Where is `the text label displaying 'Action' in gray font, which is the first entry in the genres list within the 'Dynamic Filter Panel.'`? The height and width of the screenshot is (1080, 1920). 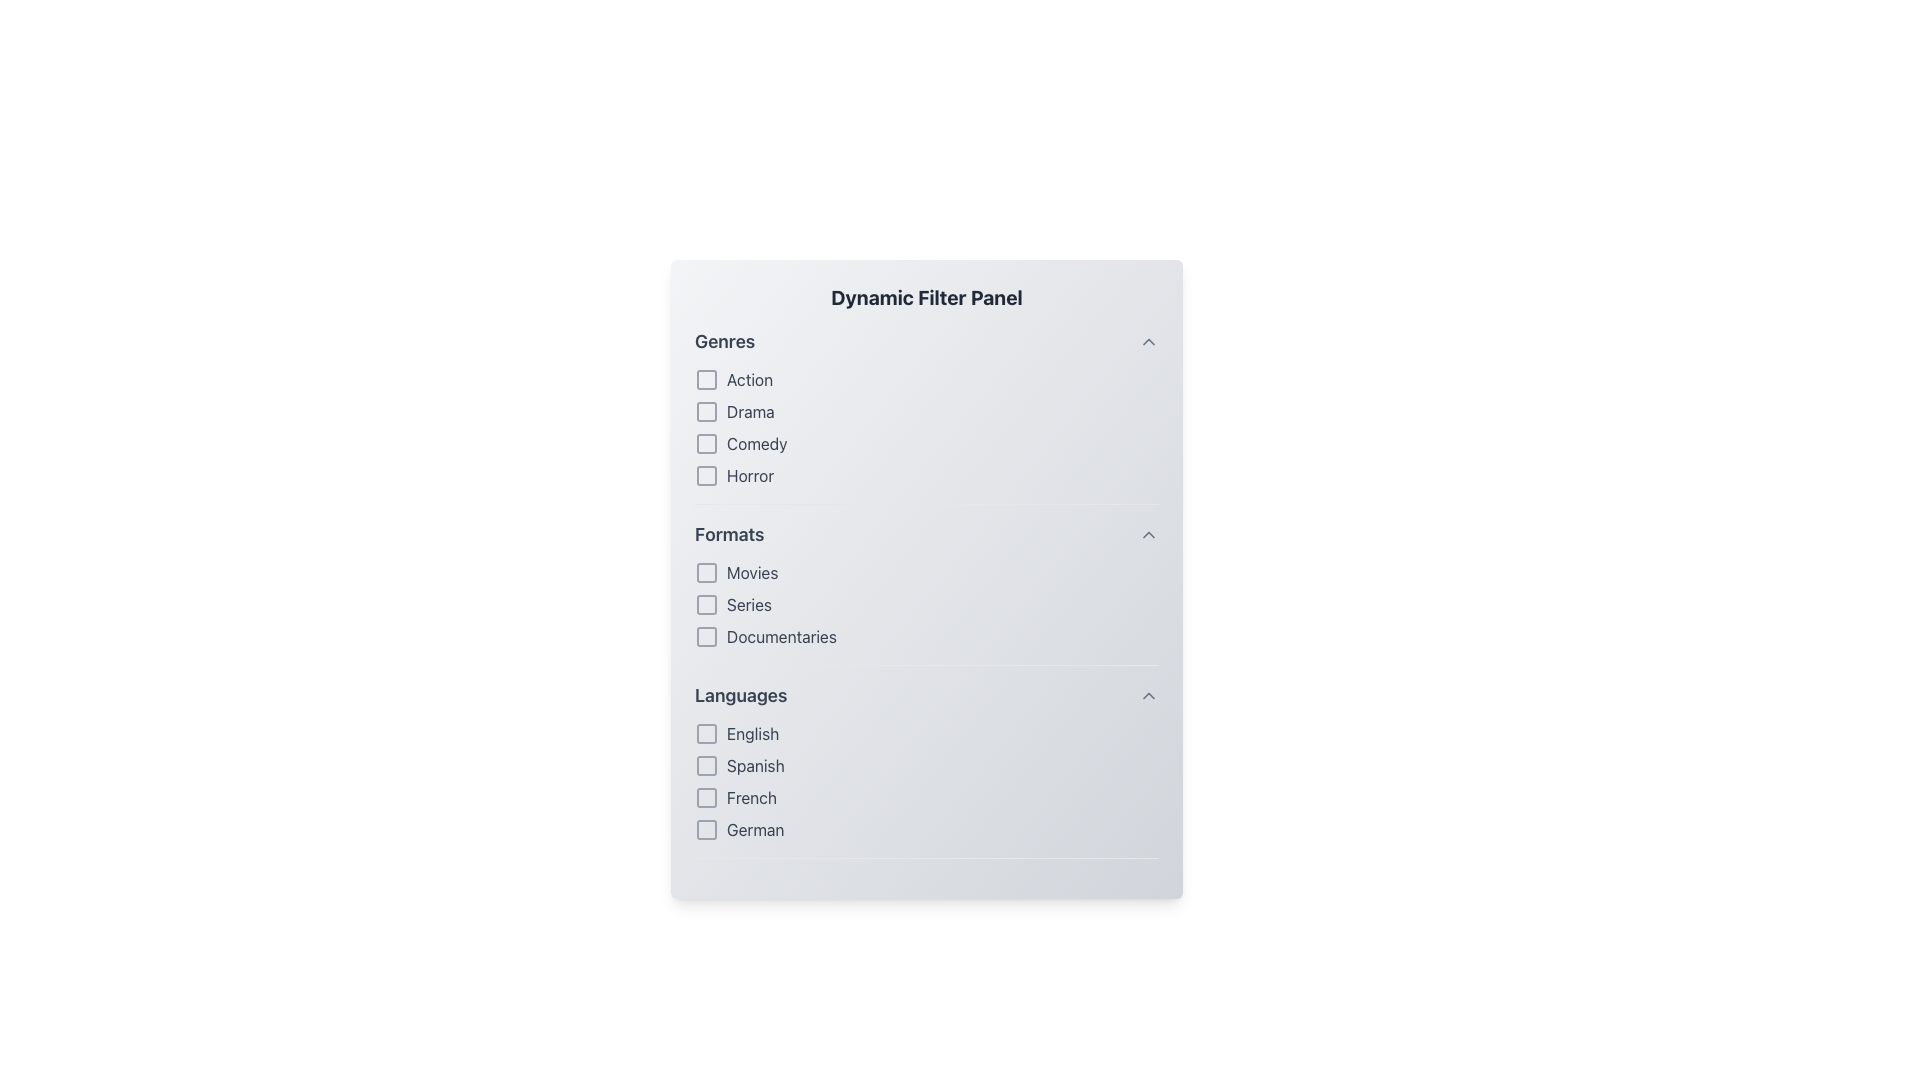 the text label displaying 'Action' in gray font, which is the first entry in the genres list within the 'Dynamic Filter Panel.' is located at coordinates (749, 380).